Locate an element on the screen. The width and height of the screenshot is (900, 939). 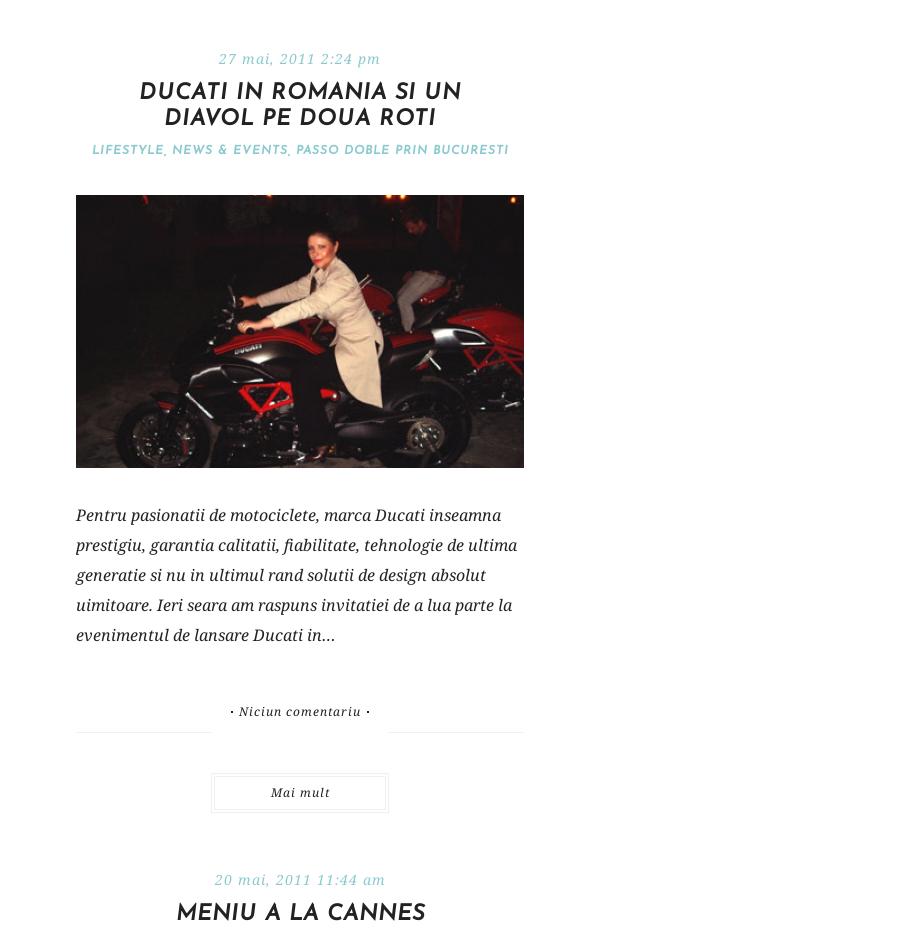
'Lifestyle' is located at coordinates (126, 150).